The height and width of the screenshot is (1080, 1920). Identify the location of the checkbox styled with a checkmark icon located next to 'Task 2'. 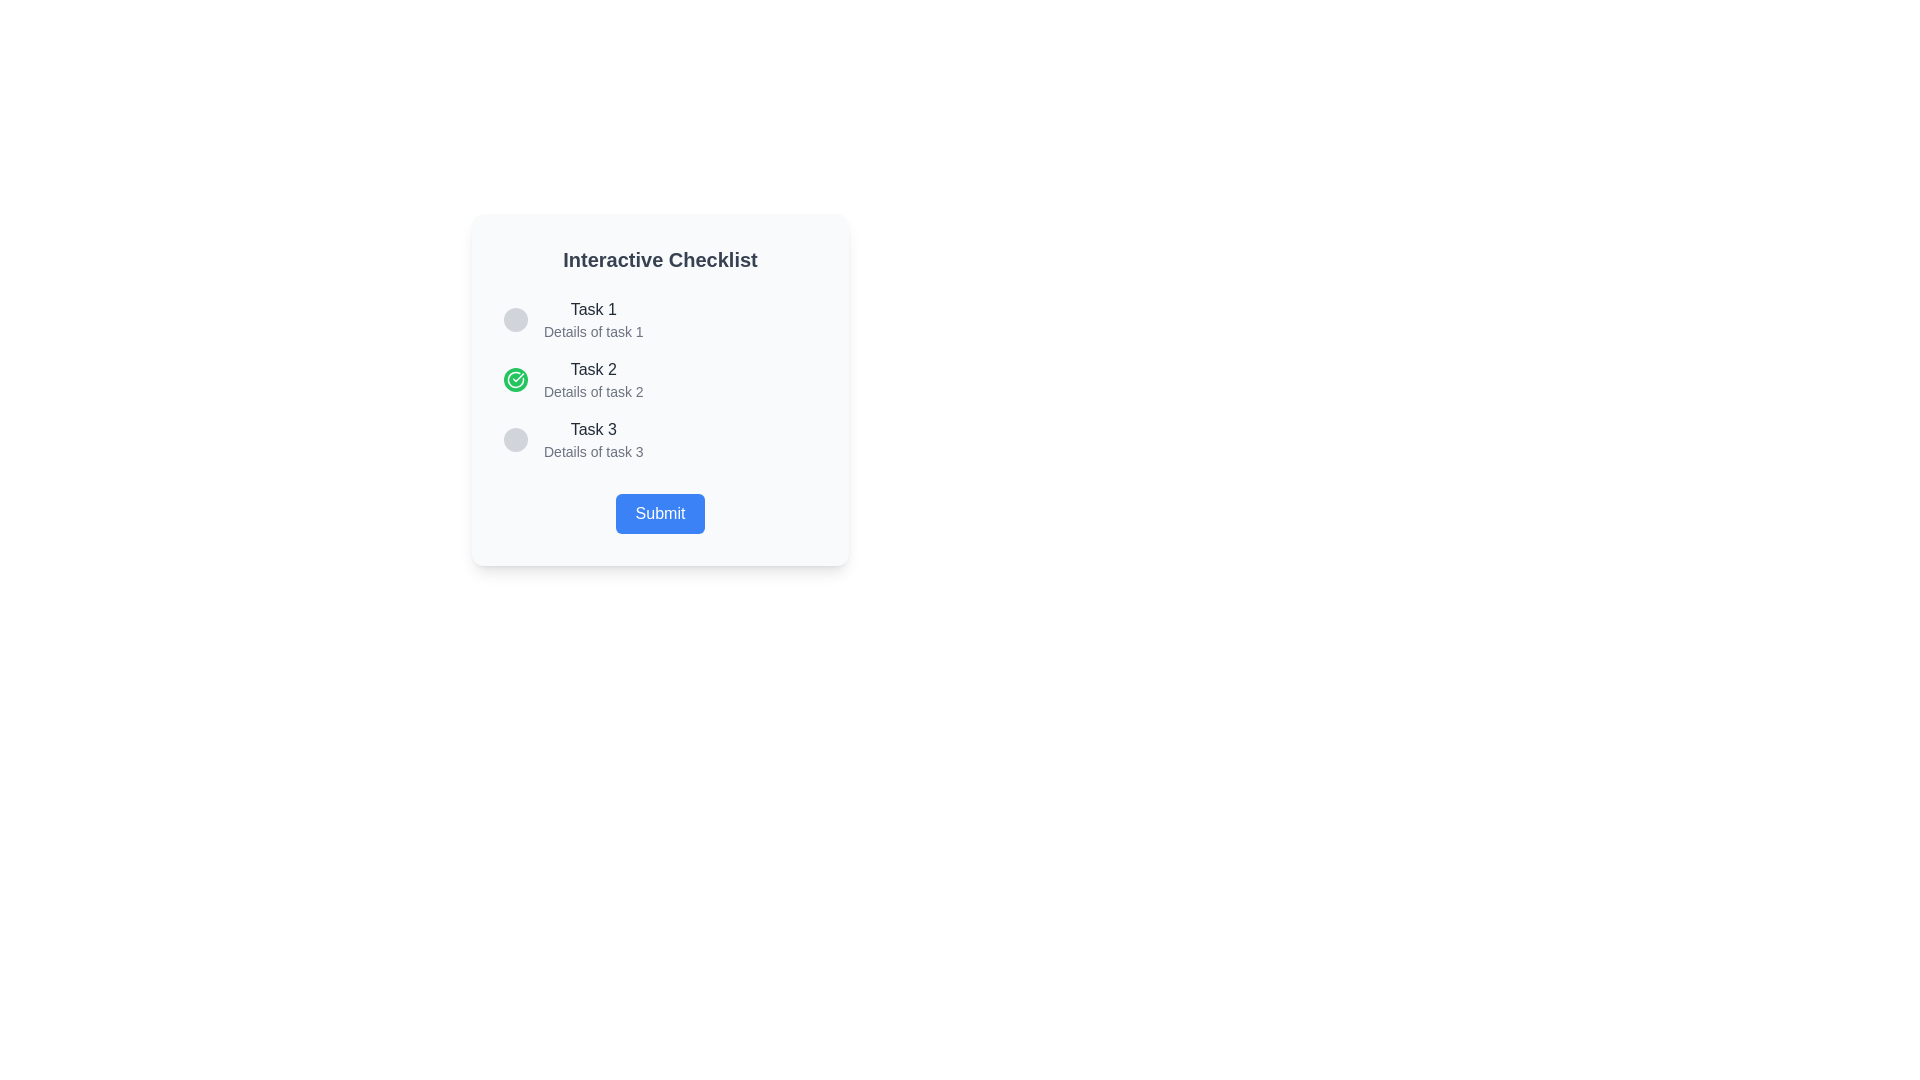
(515, 380).